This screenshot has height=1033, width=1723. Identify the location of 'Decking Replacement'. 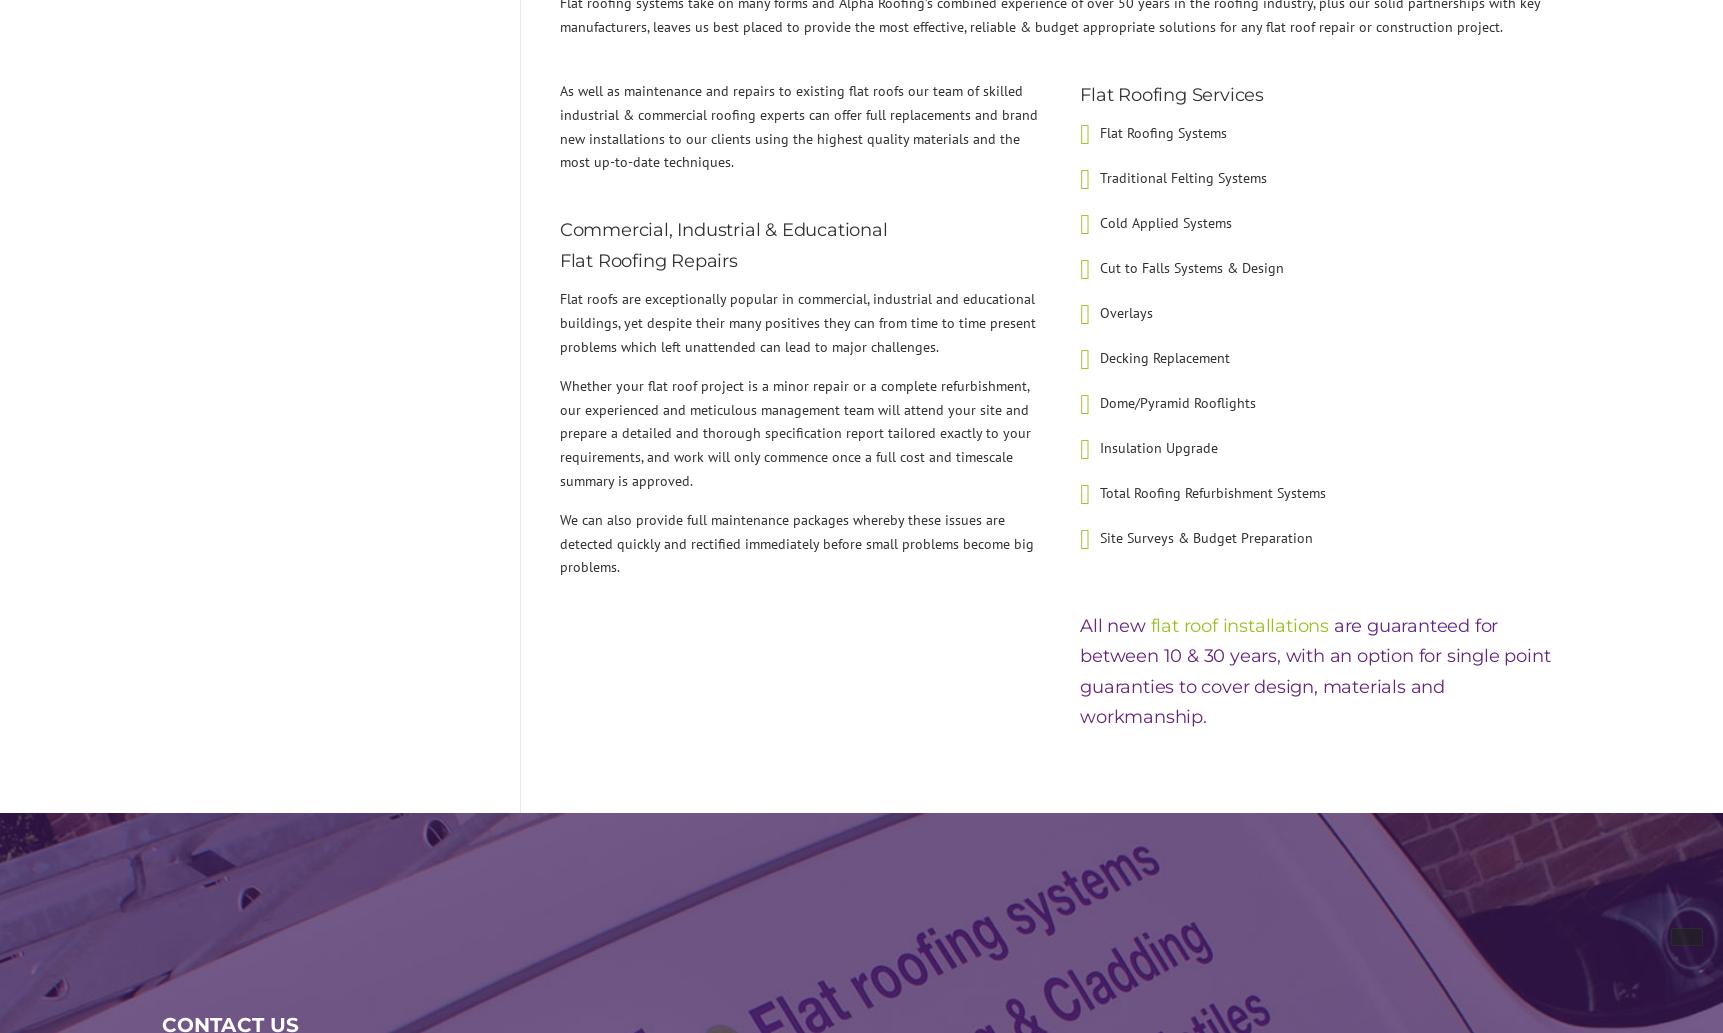
(1163, 357).